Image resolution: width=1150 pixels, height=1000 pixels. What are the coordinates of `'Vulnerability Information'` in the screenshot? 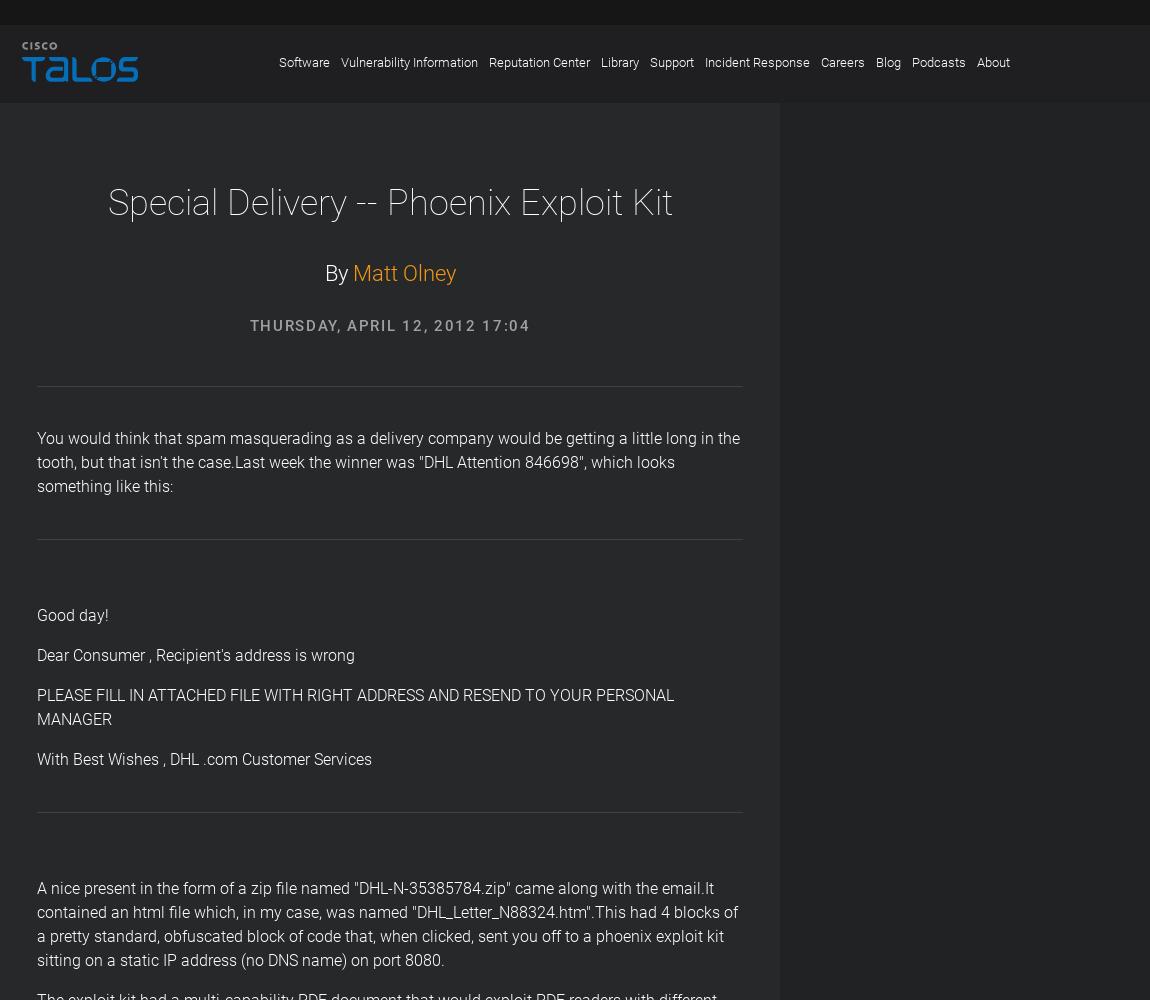 It's located at (408, 62).